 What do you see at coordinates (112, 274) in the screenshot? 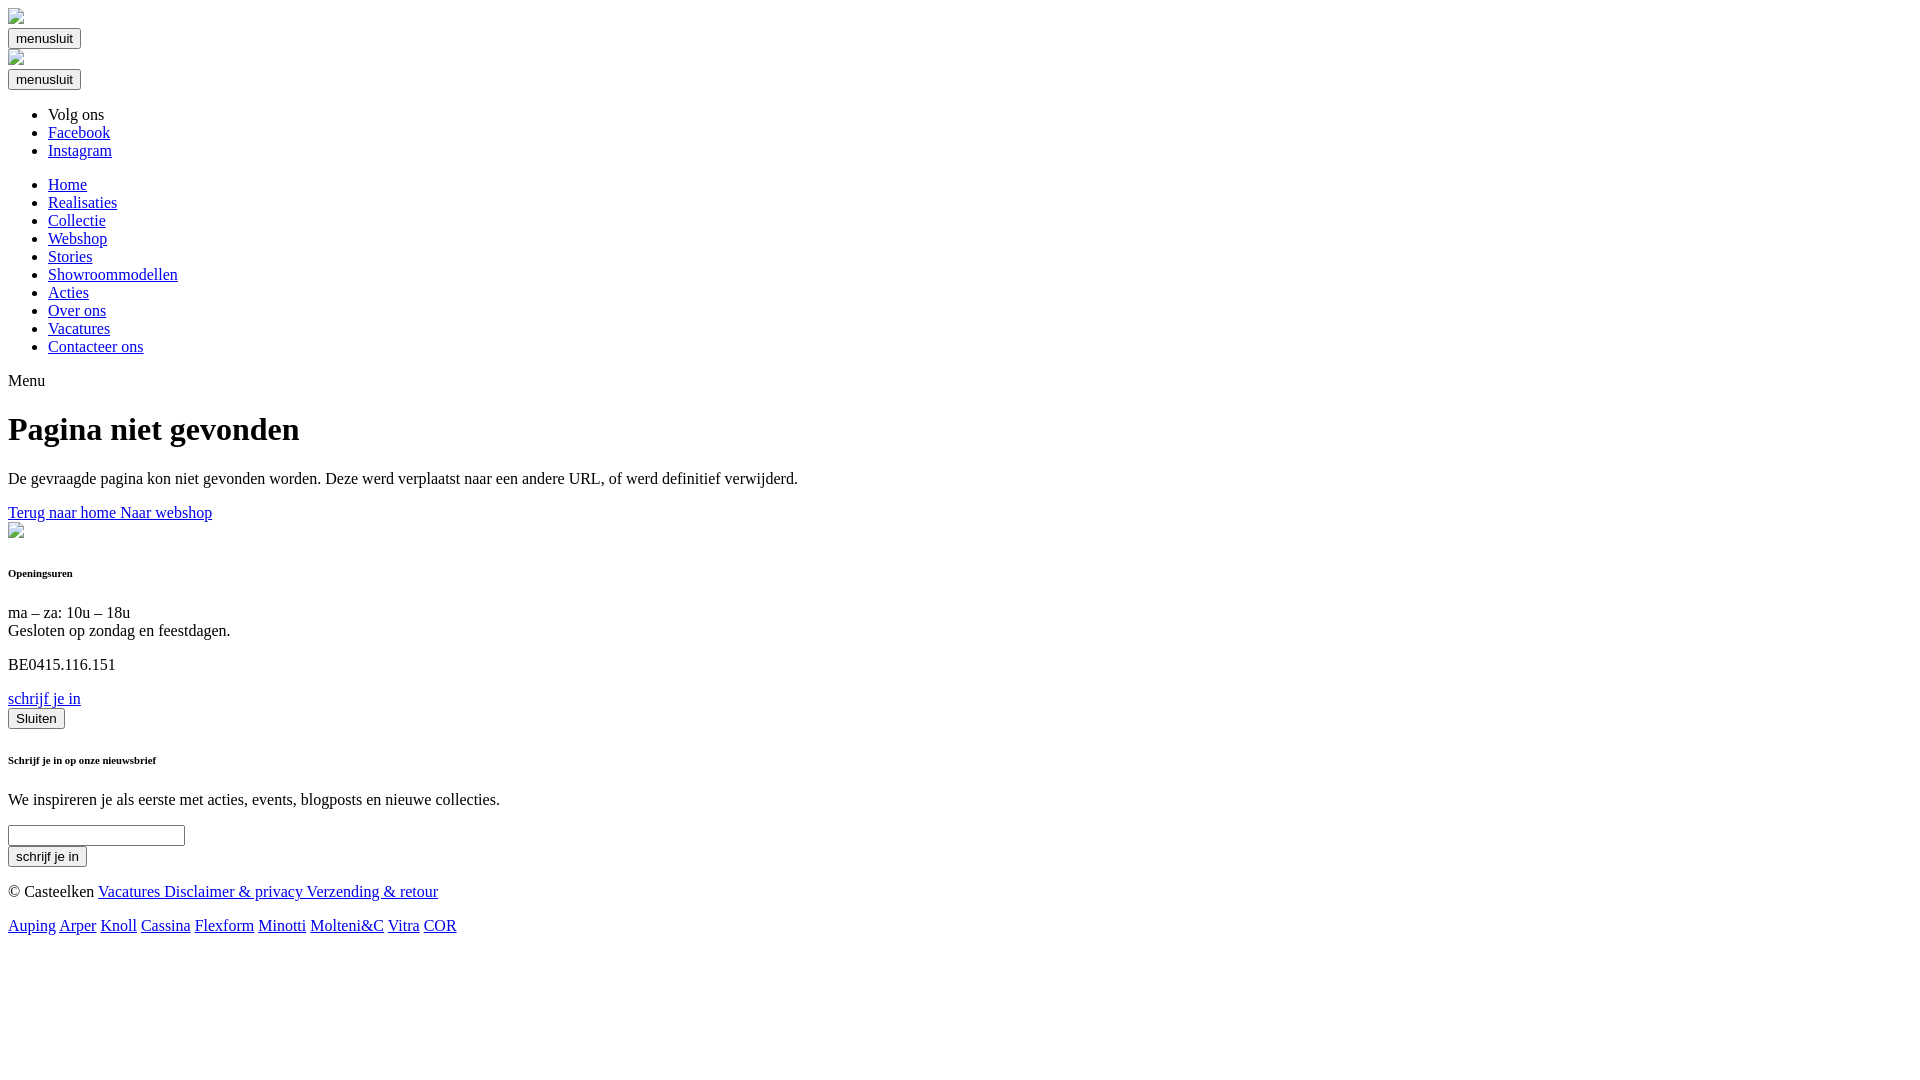
I see `'Showroommodellen'` at bounding box center [112, 274].